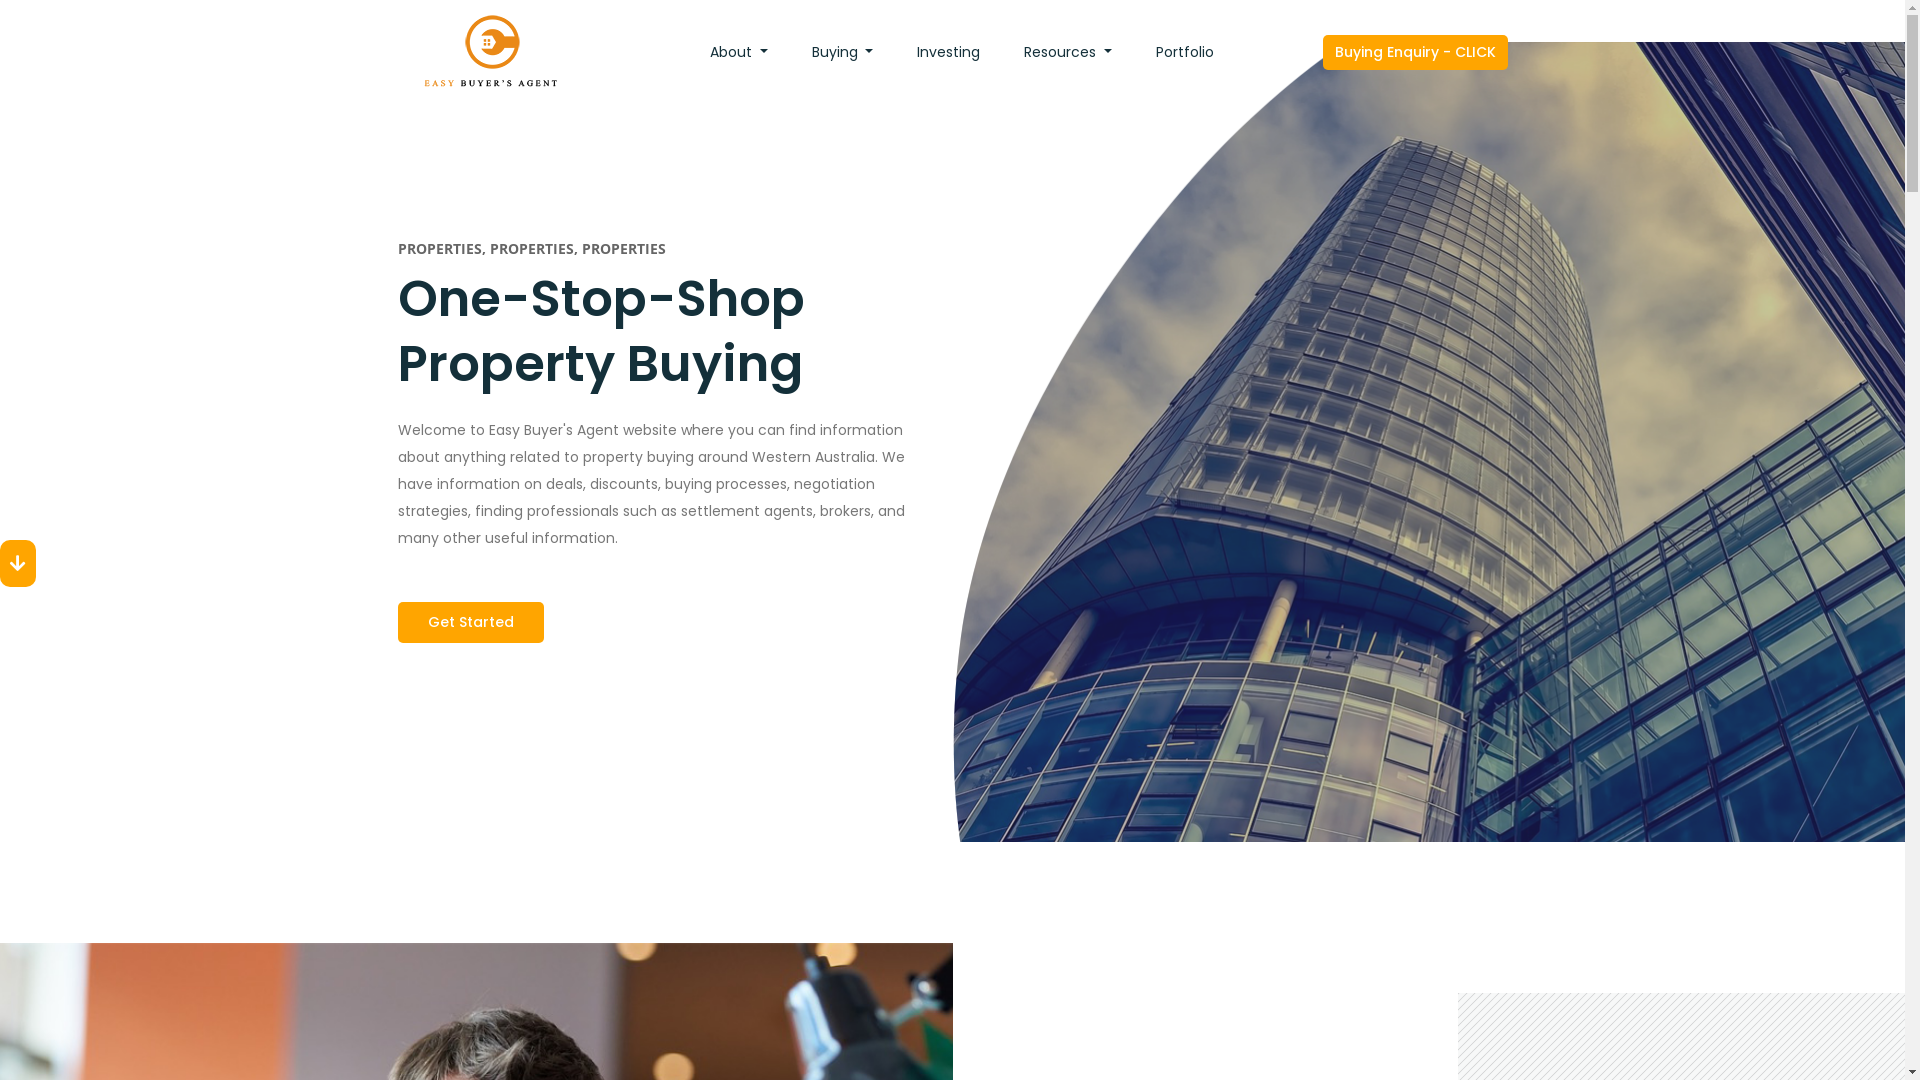  I want to click on 'About', so click(738, 51).